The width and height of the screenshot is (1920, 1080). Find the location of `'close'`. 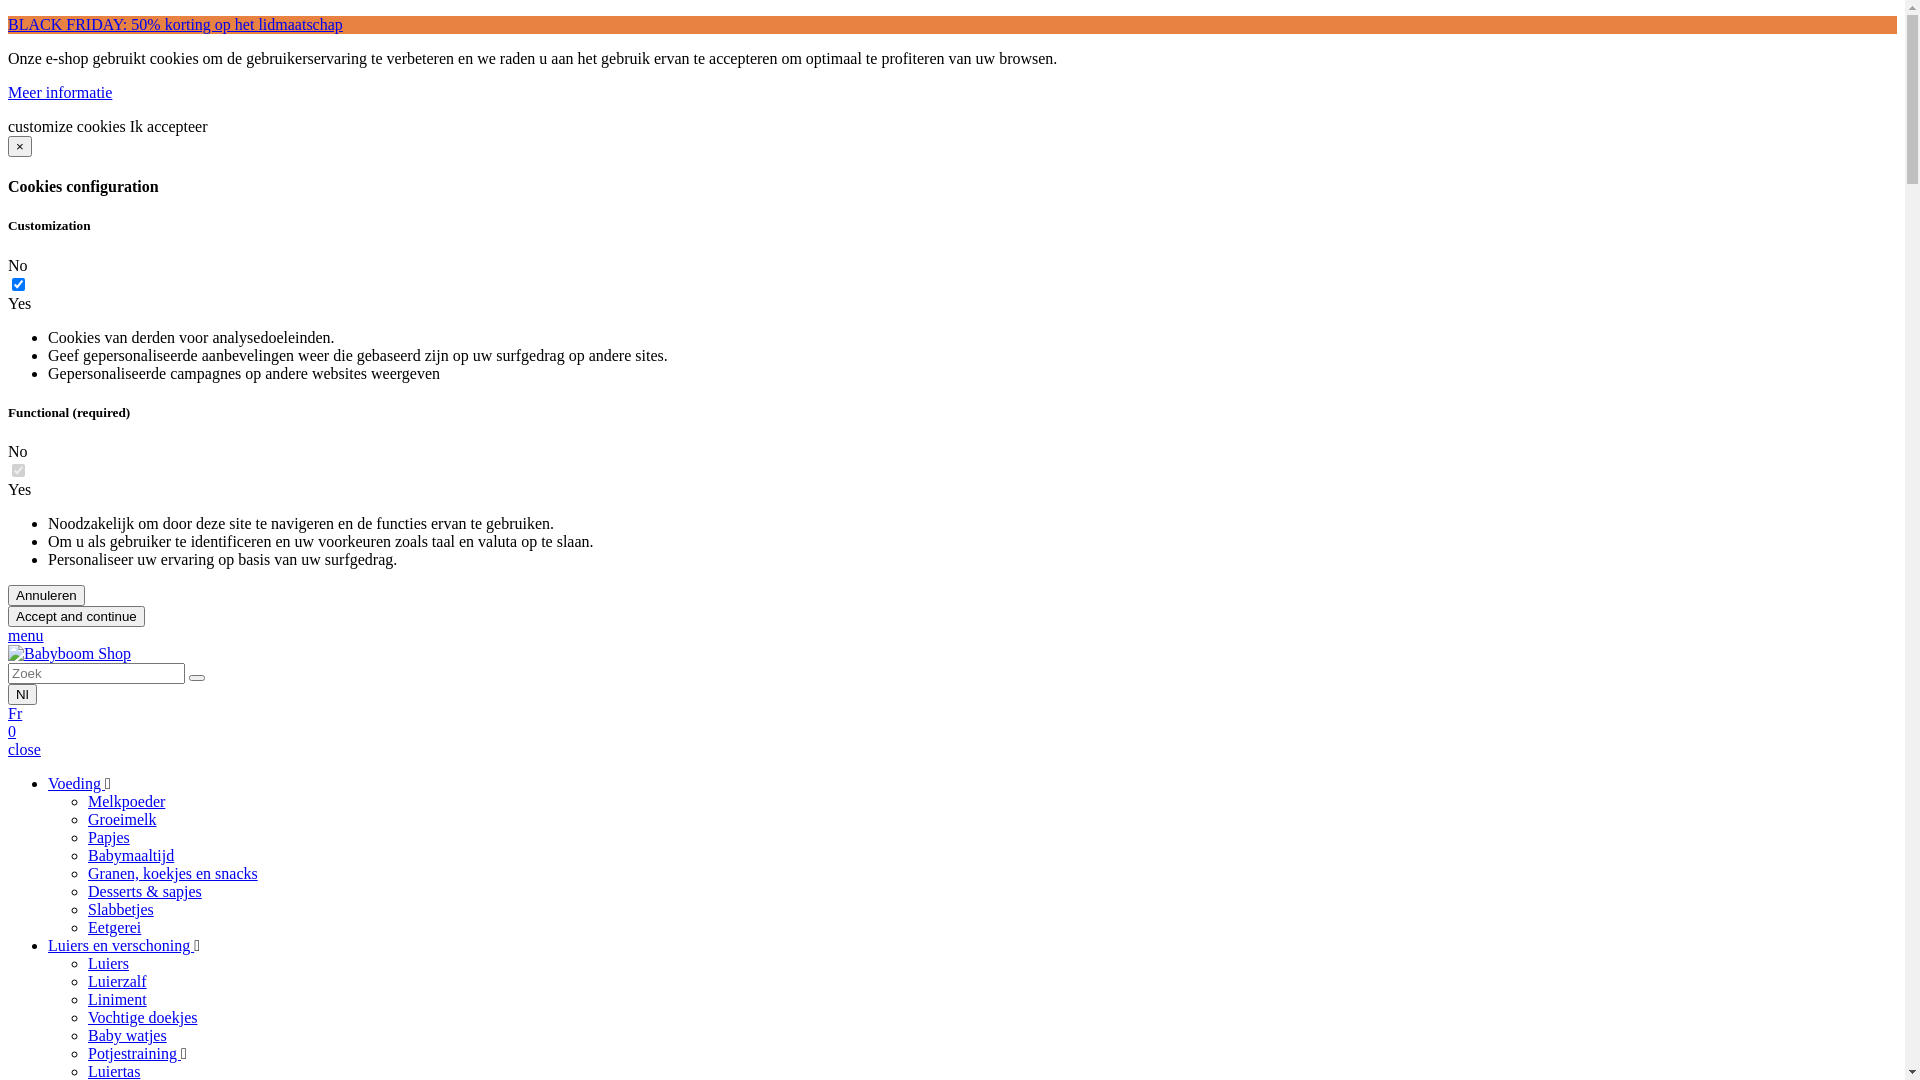

'close' is located at coordinates (24, 749).